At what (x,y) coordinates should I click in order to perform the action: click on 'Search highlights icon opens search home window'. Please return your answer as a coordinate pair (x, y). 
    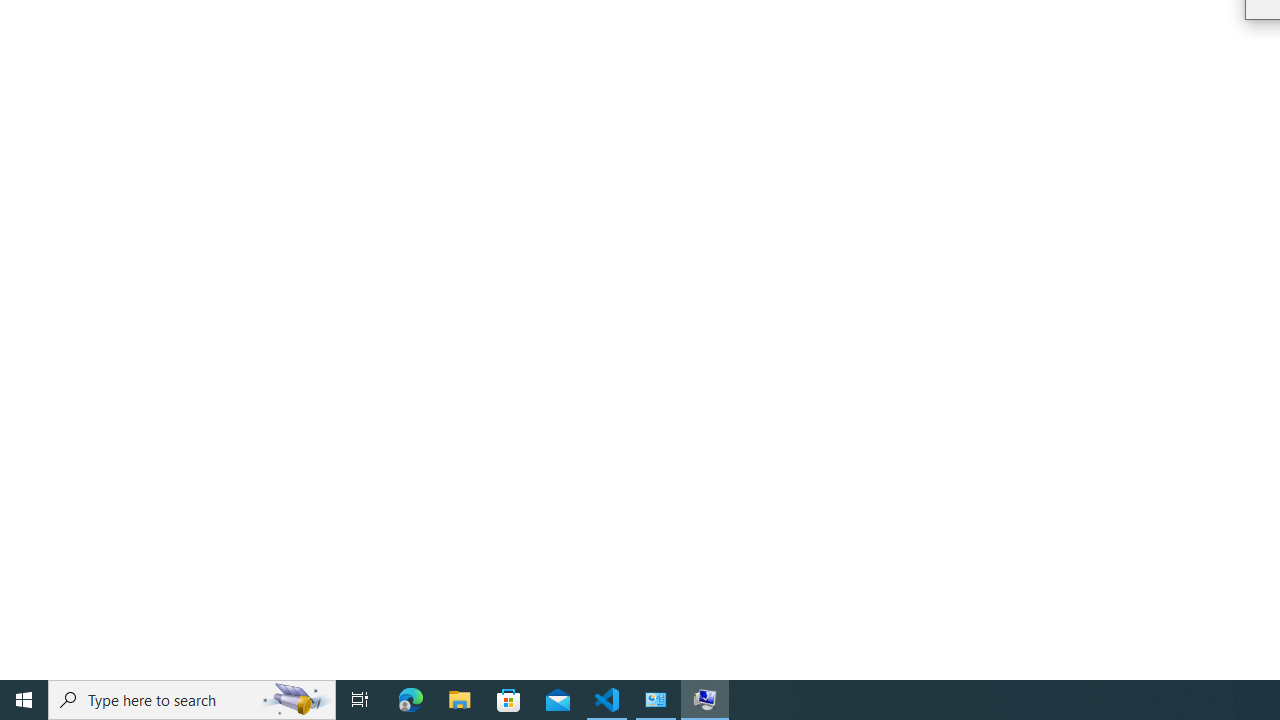
    Looking at the image, I should click on (294, 698).